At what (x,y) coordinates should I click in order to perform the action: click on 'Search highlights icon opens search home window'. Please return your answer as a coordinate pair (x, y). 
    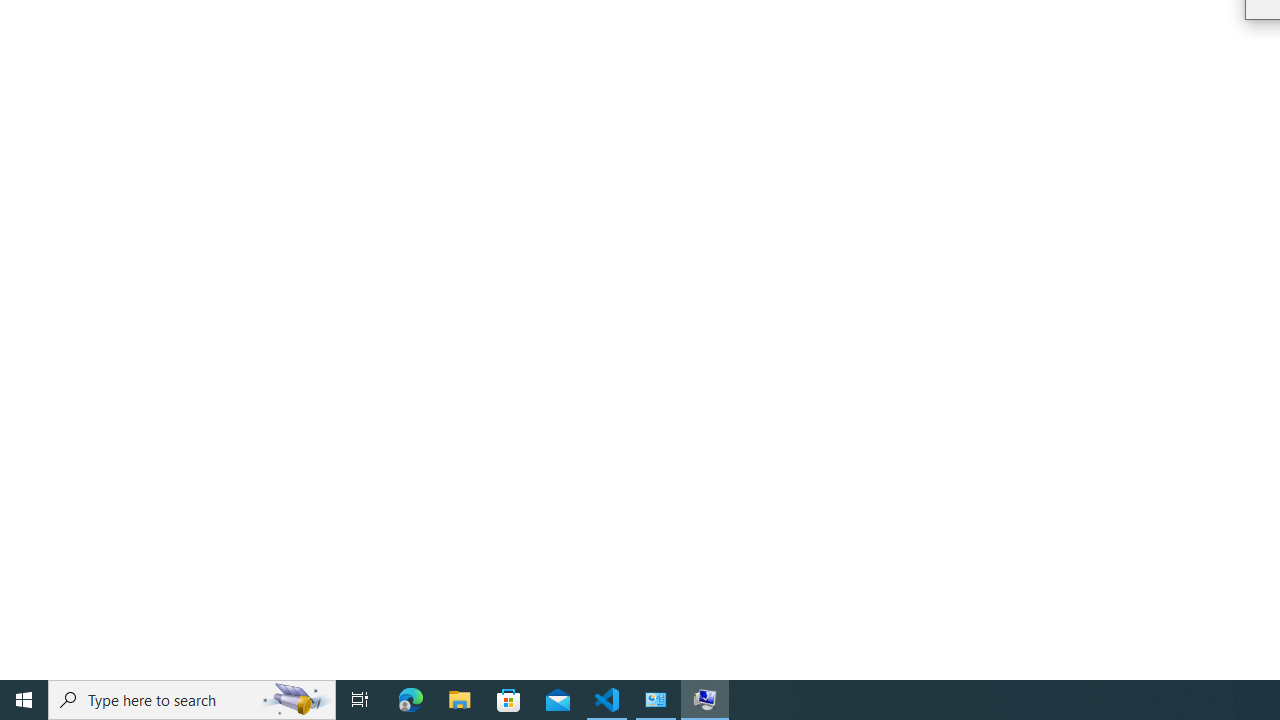
    Looking at the image, I should click on (294, 698).